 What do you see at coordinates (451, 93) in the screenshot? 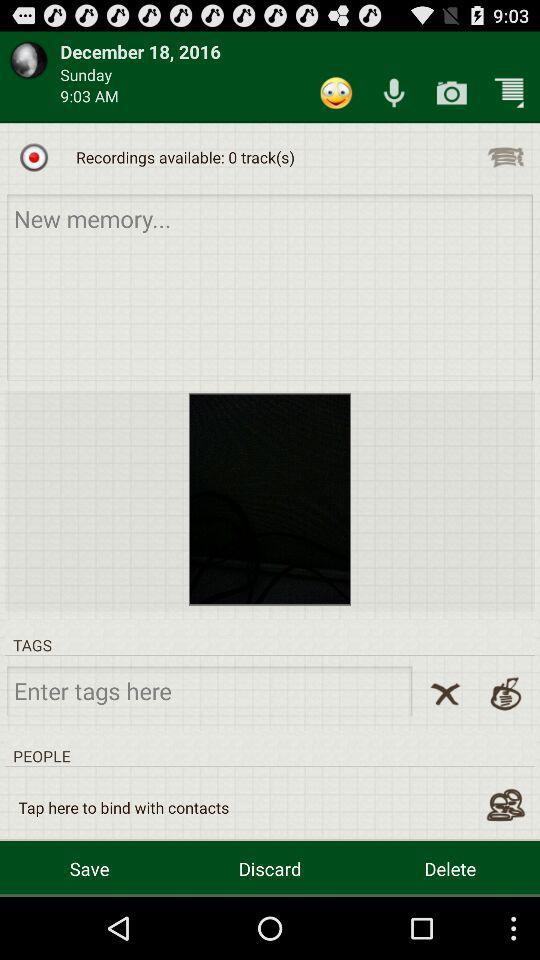
I see `take photo` at bounding box center [451, 93].